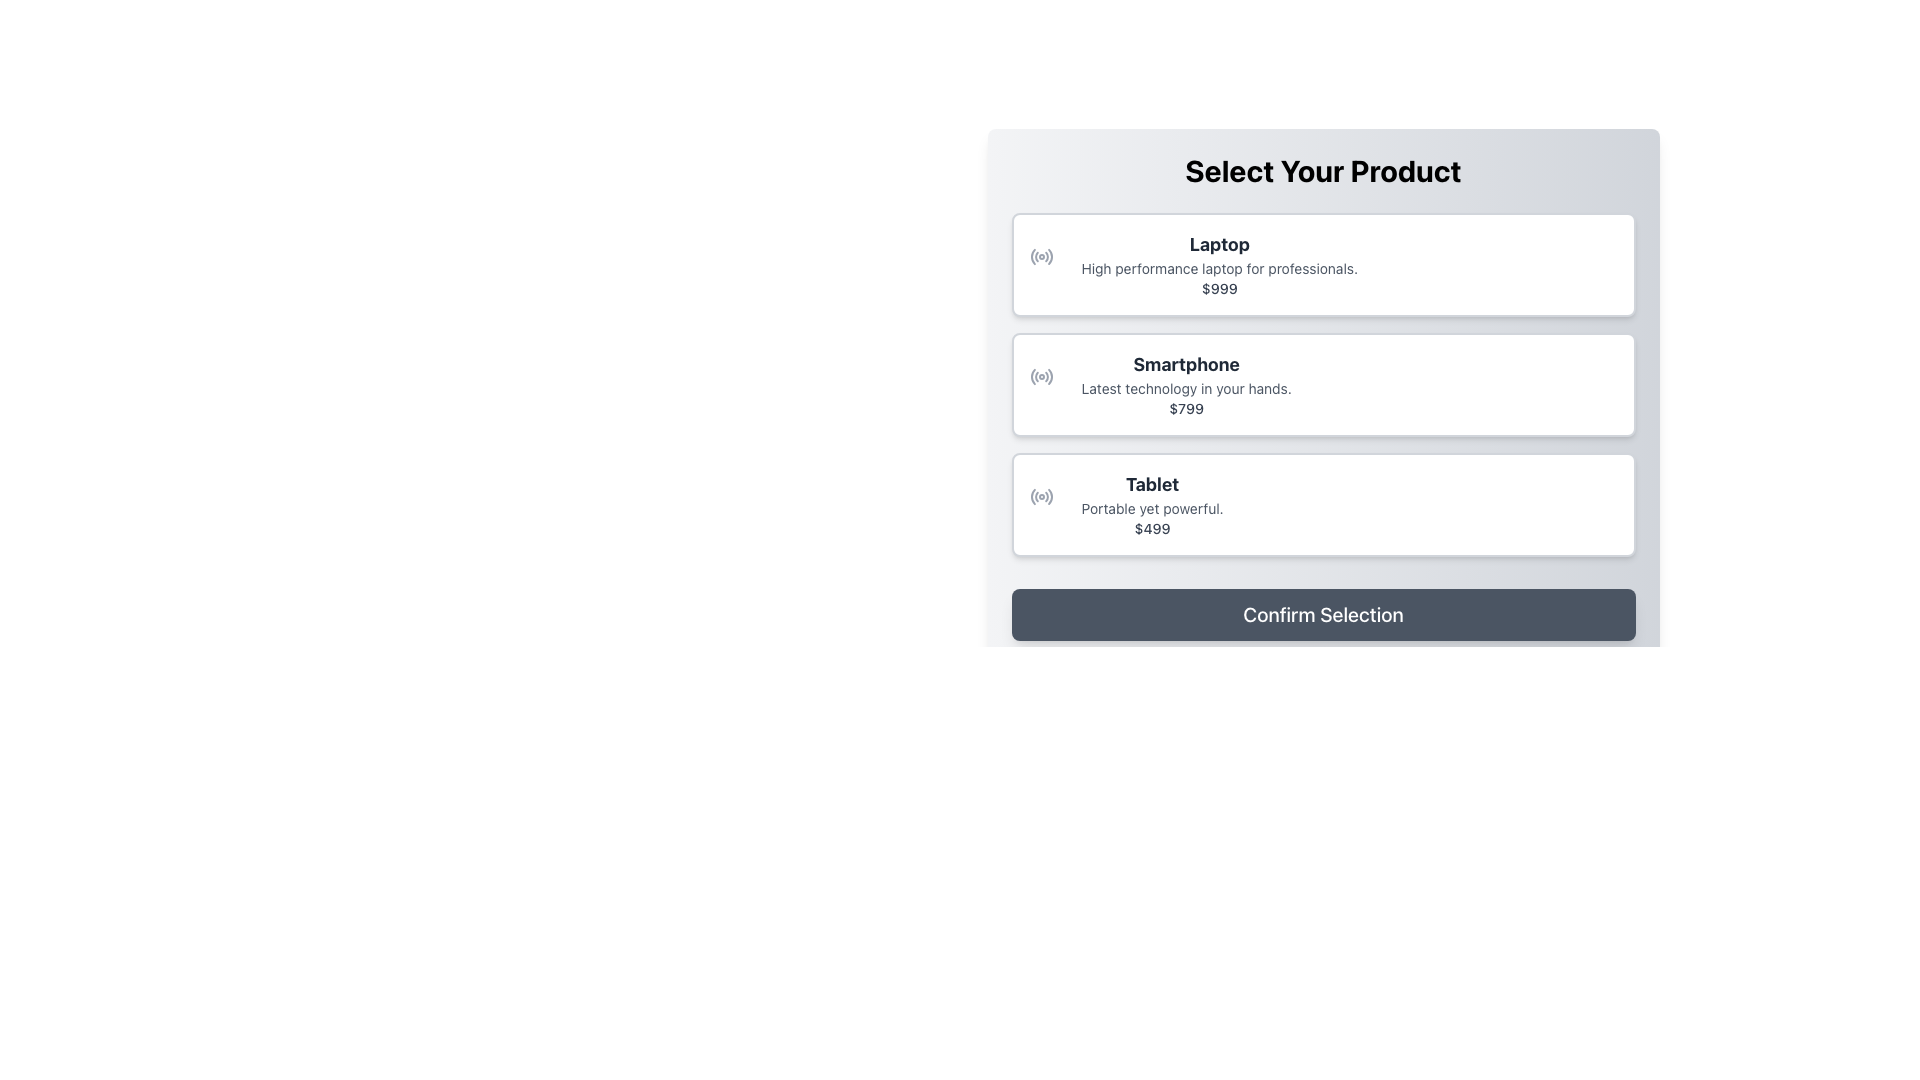  I want to click on the Text Label displaying the price '$499' located beneath the description 'Portable yet powerful.' for the product 'Tablet', so click(1152, 527).